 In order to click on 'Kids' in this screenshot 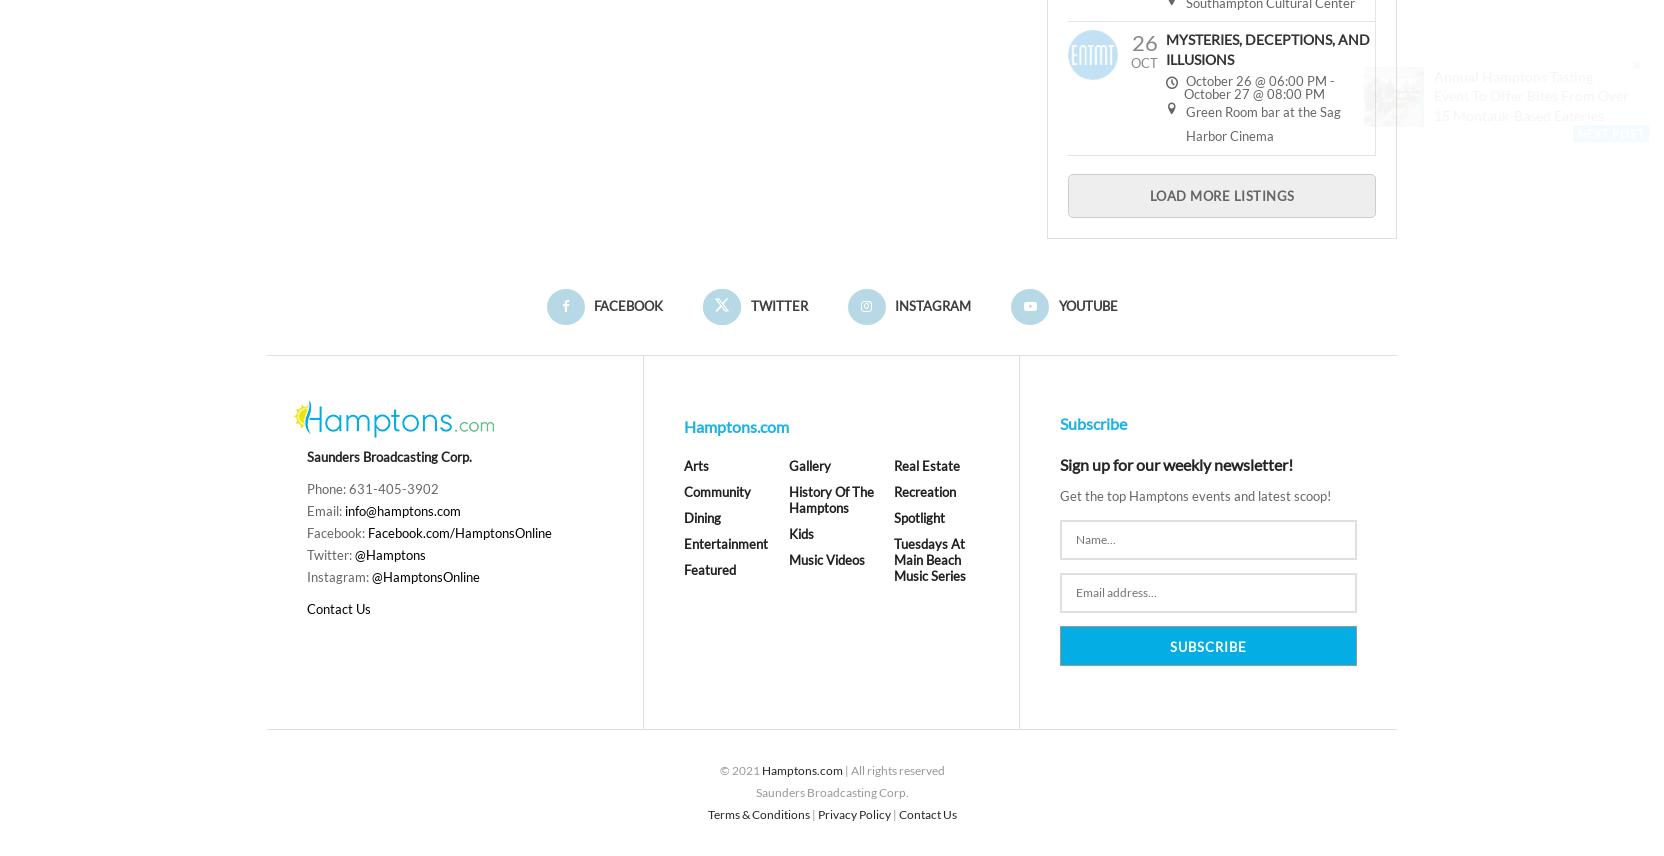, I will do `click(800, 533)`.